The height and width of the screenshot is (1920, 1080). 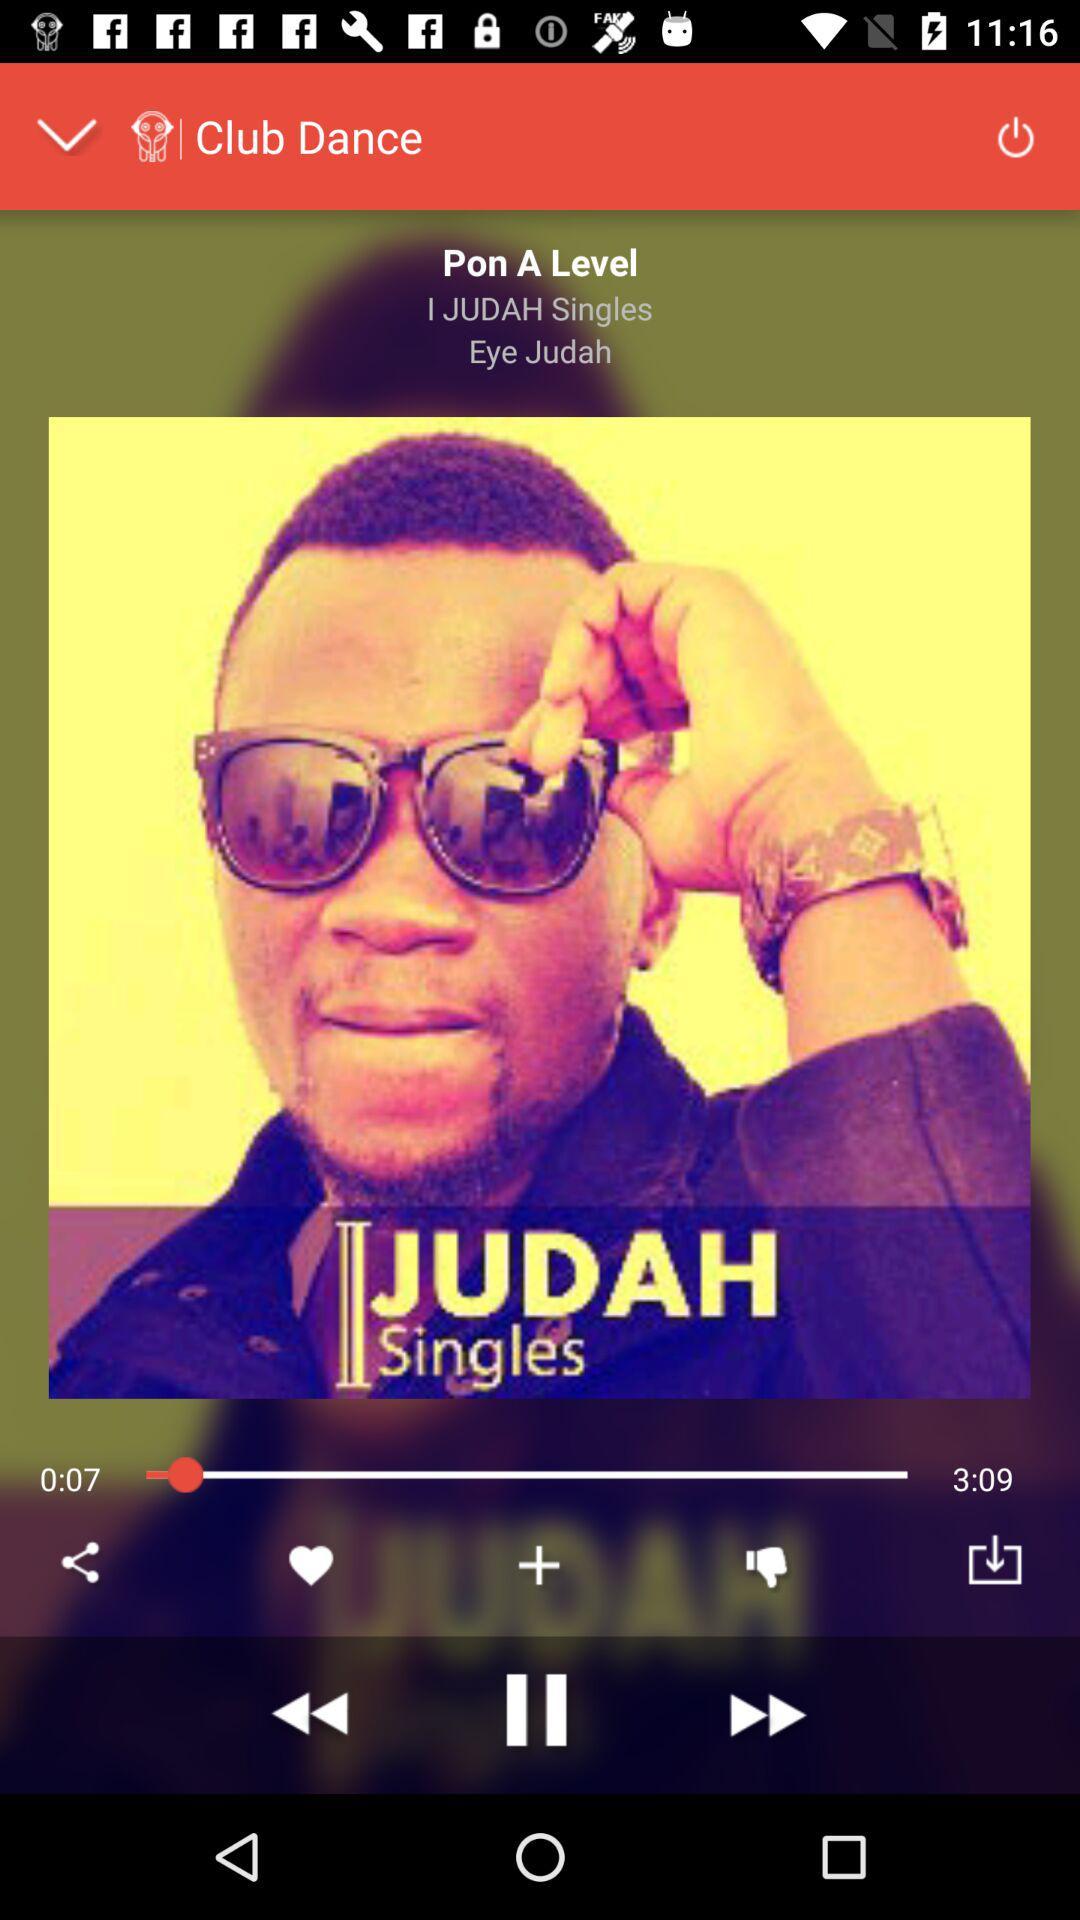 I want to click on icon next to club dance item, so click(x=1015, y=134).